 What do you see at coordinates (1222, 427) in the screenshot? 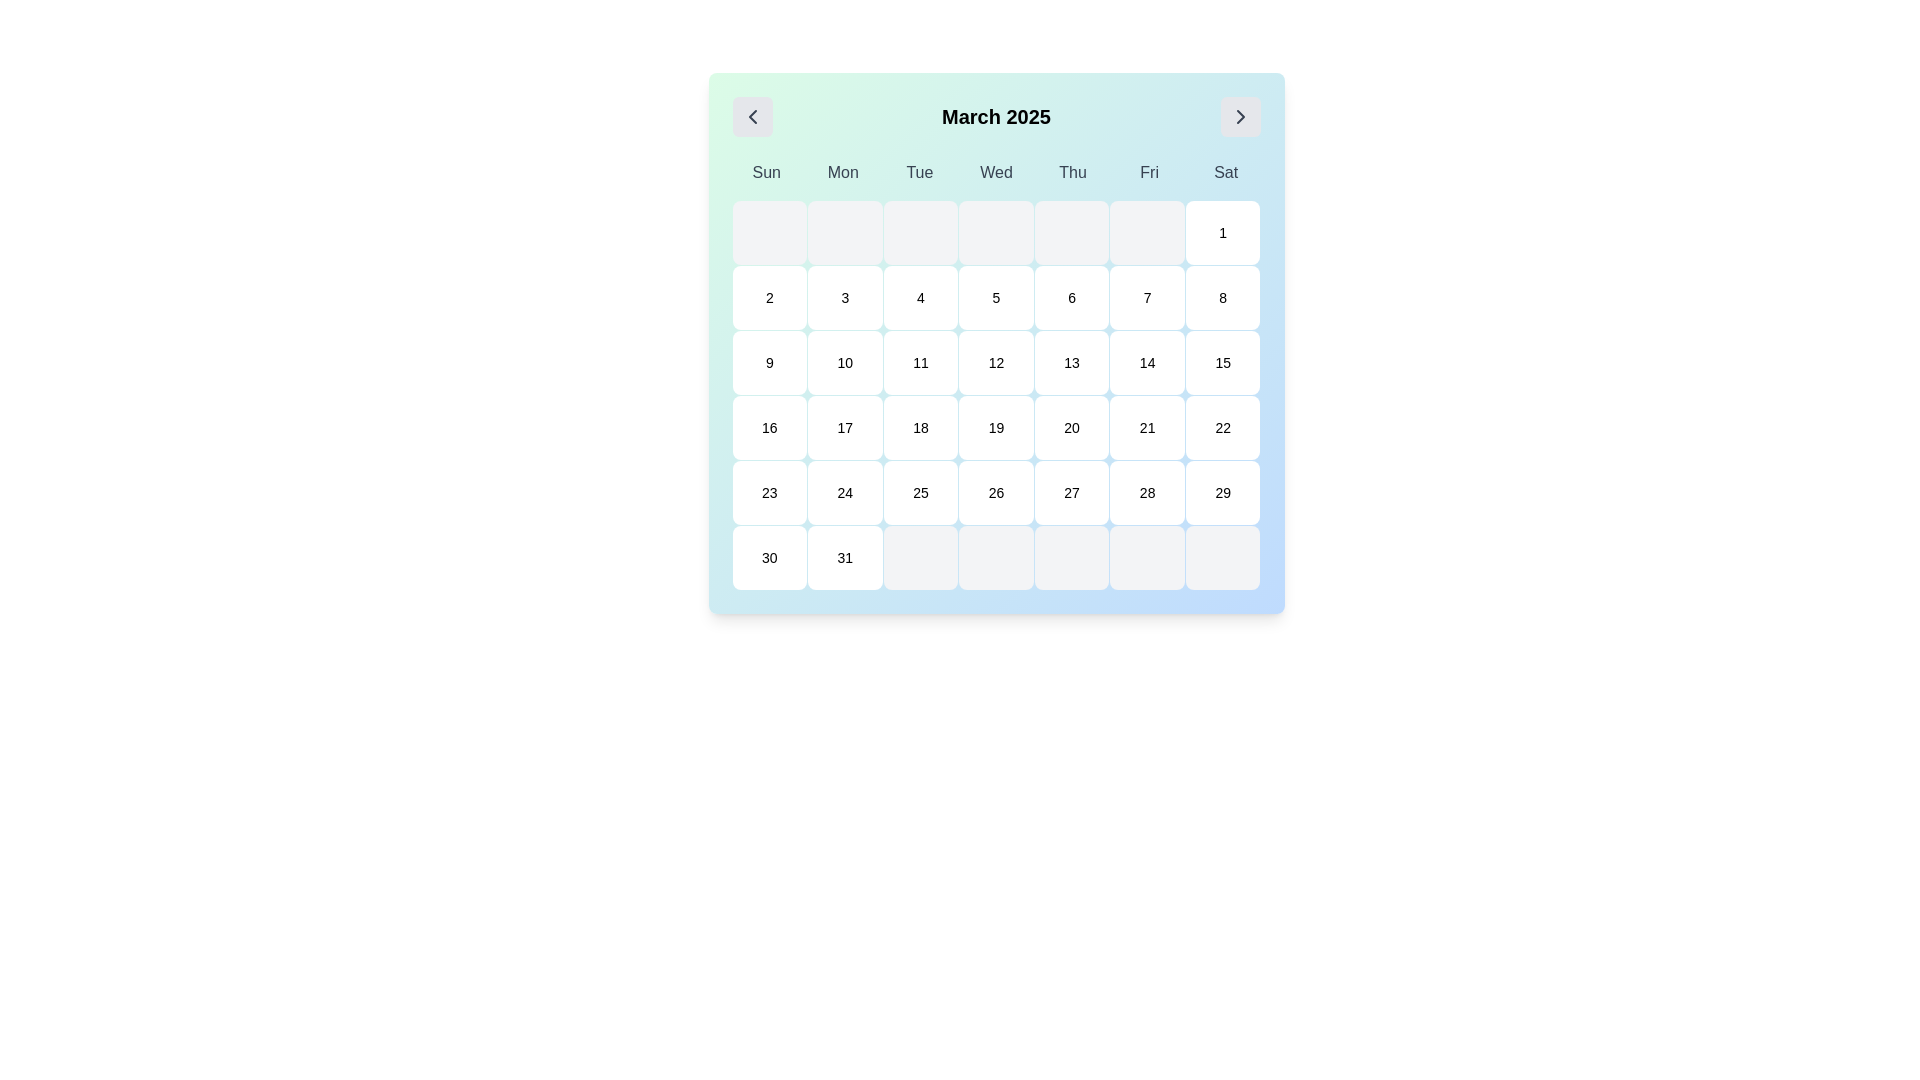
I see `the square button displaying the number '22' in black, located in the sixth row and sixth column of the calendar grid, to activate the hover effect` at bounding box center [1222, 427].